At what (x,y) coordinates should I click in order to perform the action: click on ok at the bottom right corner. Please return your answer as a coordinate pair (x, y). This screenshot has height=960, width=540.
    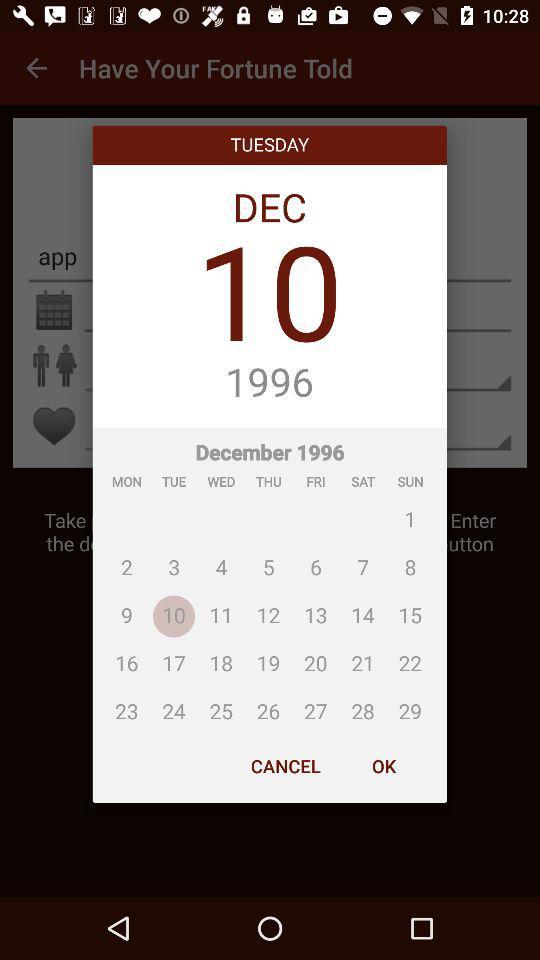
    Looking at the image, I should click on (383, 765).